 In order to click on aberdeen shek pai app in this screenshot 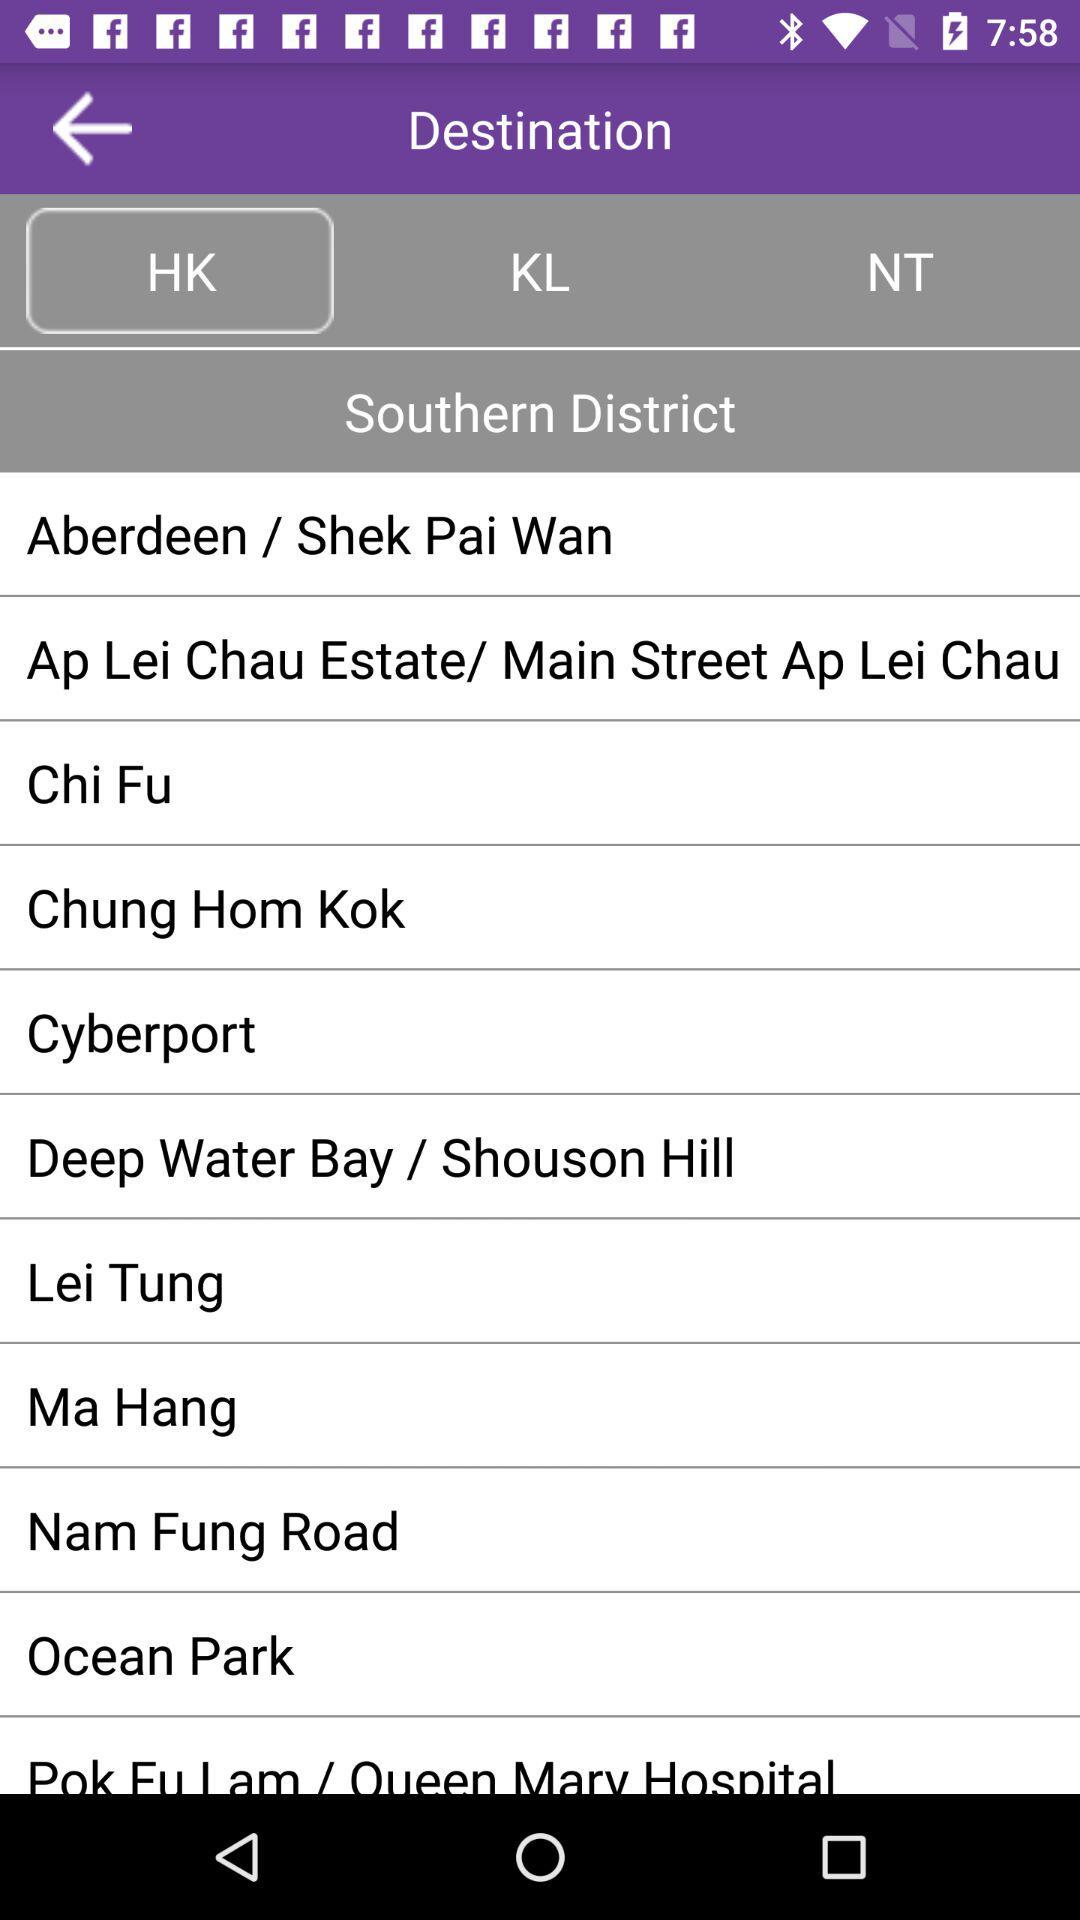, I will do `click(540, 533)`.